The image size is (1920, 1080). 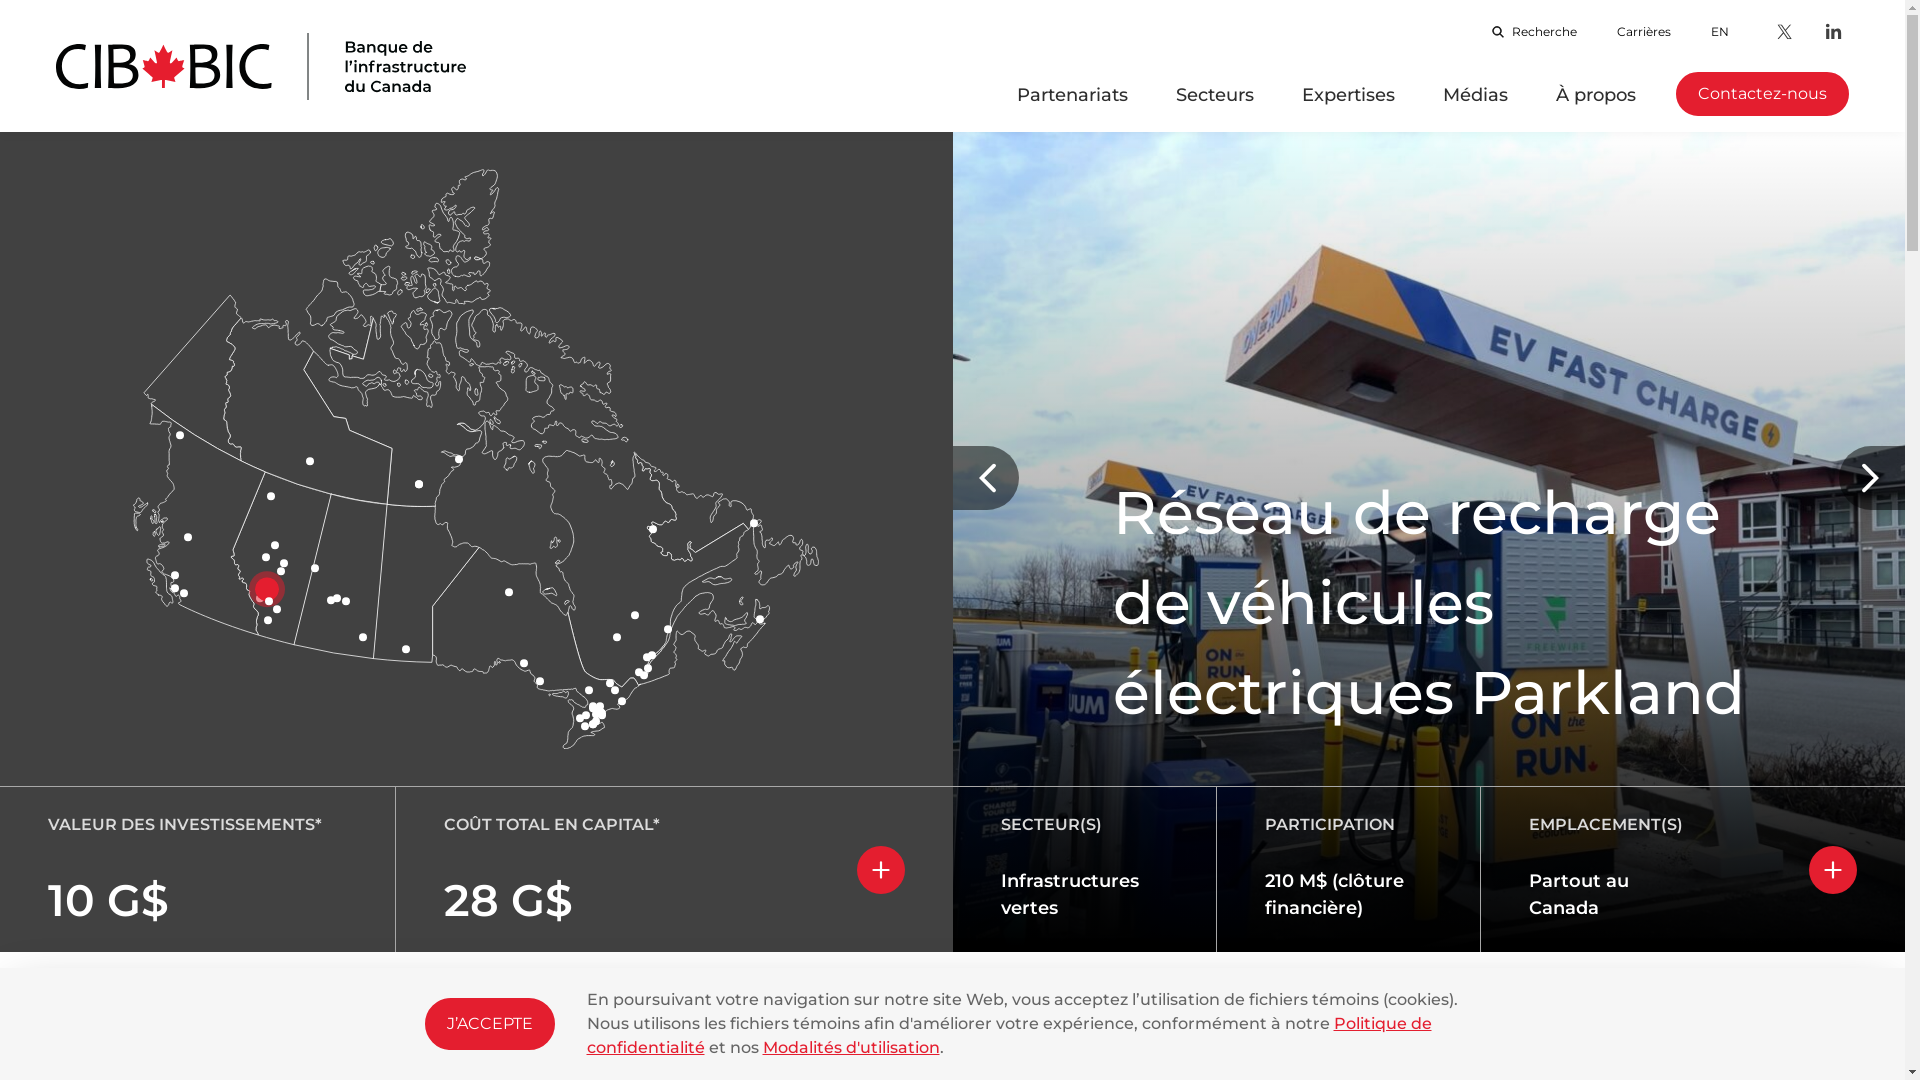 I want to click on 'Secteurs', so click(x=1213, y=107).